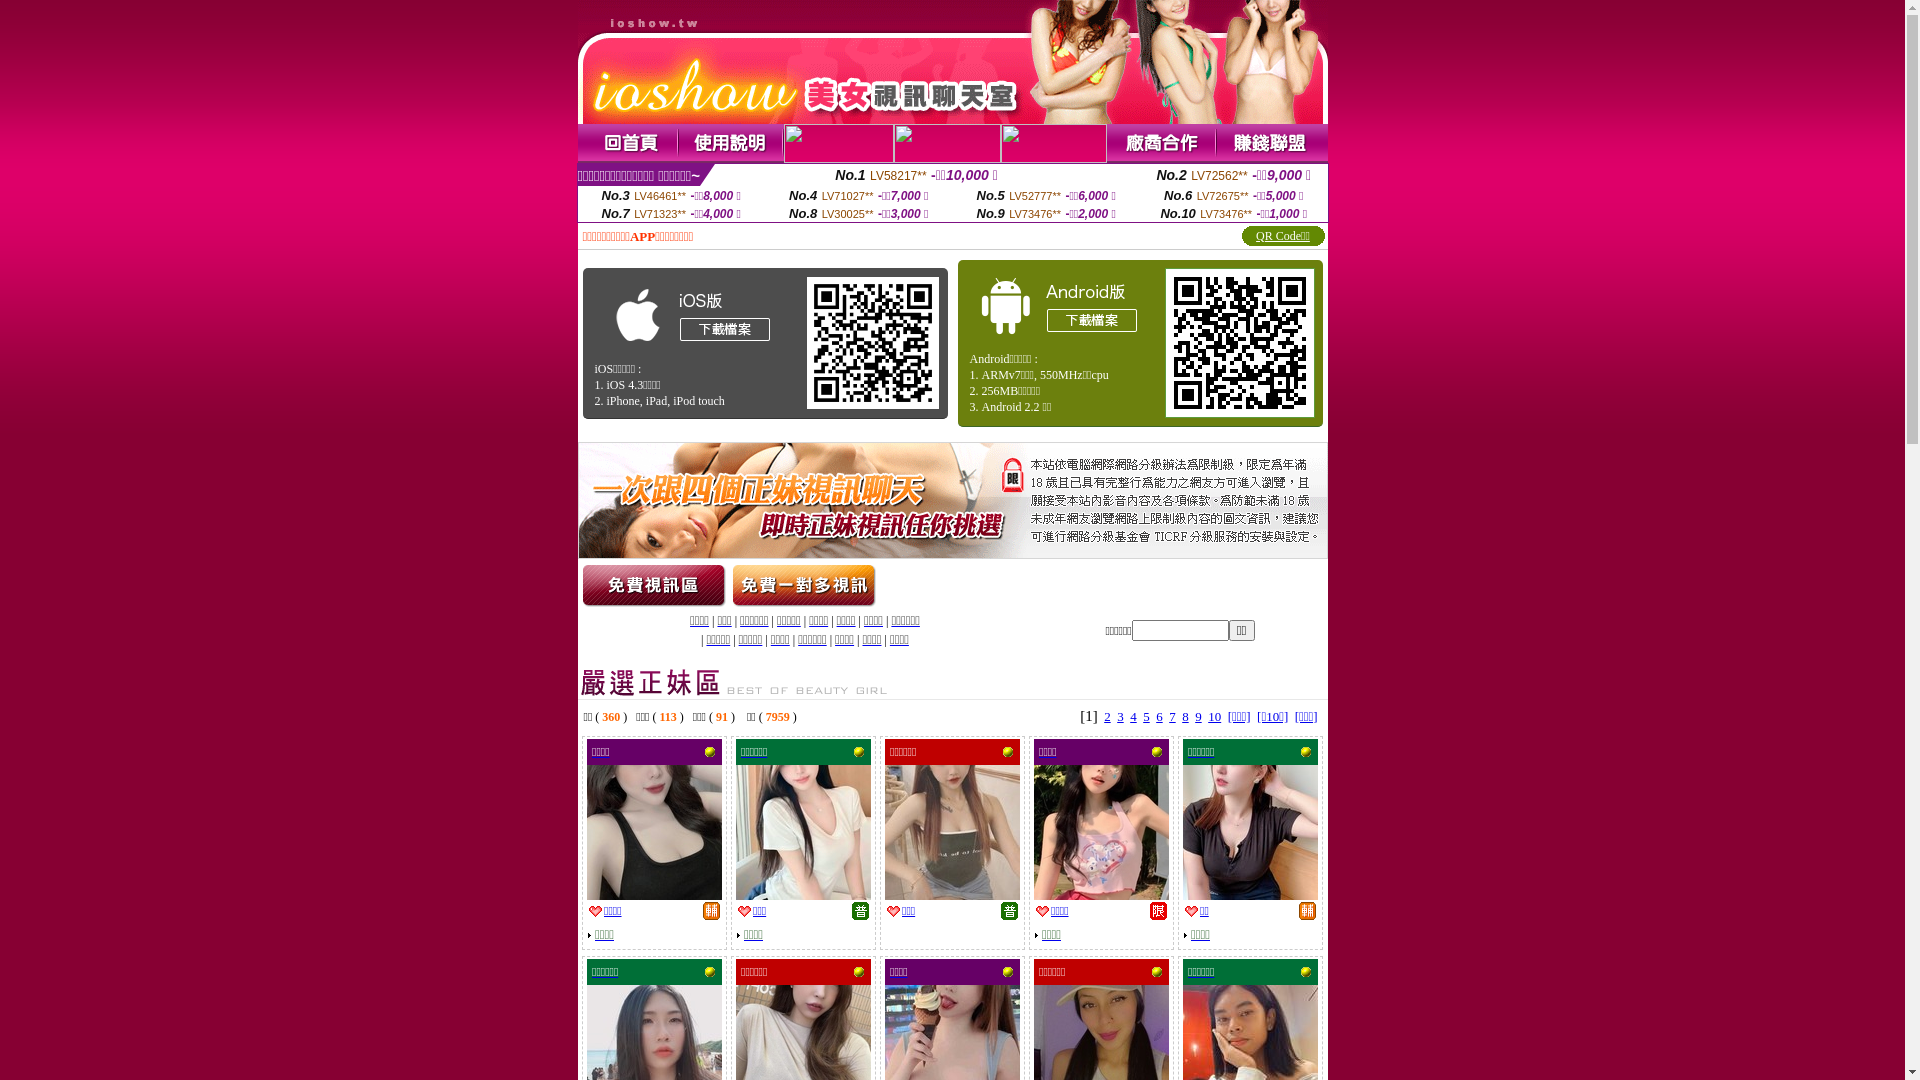 Image resolution: width=1920 pixels, height=1080 pixels. What do you see at coordinates (1129, 715) in the screenshot?
I see `'4'` at bounding box center [1129, 715].